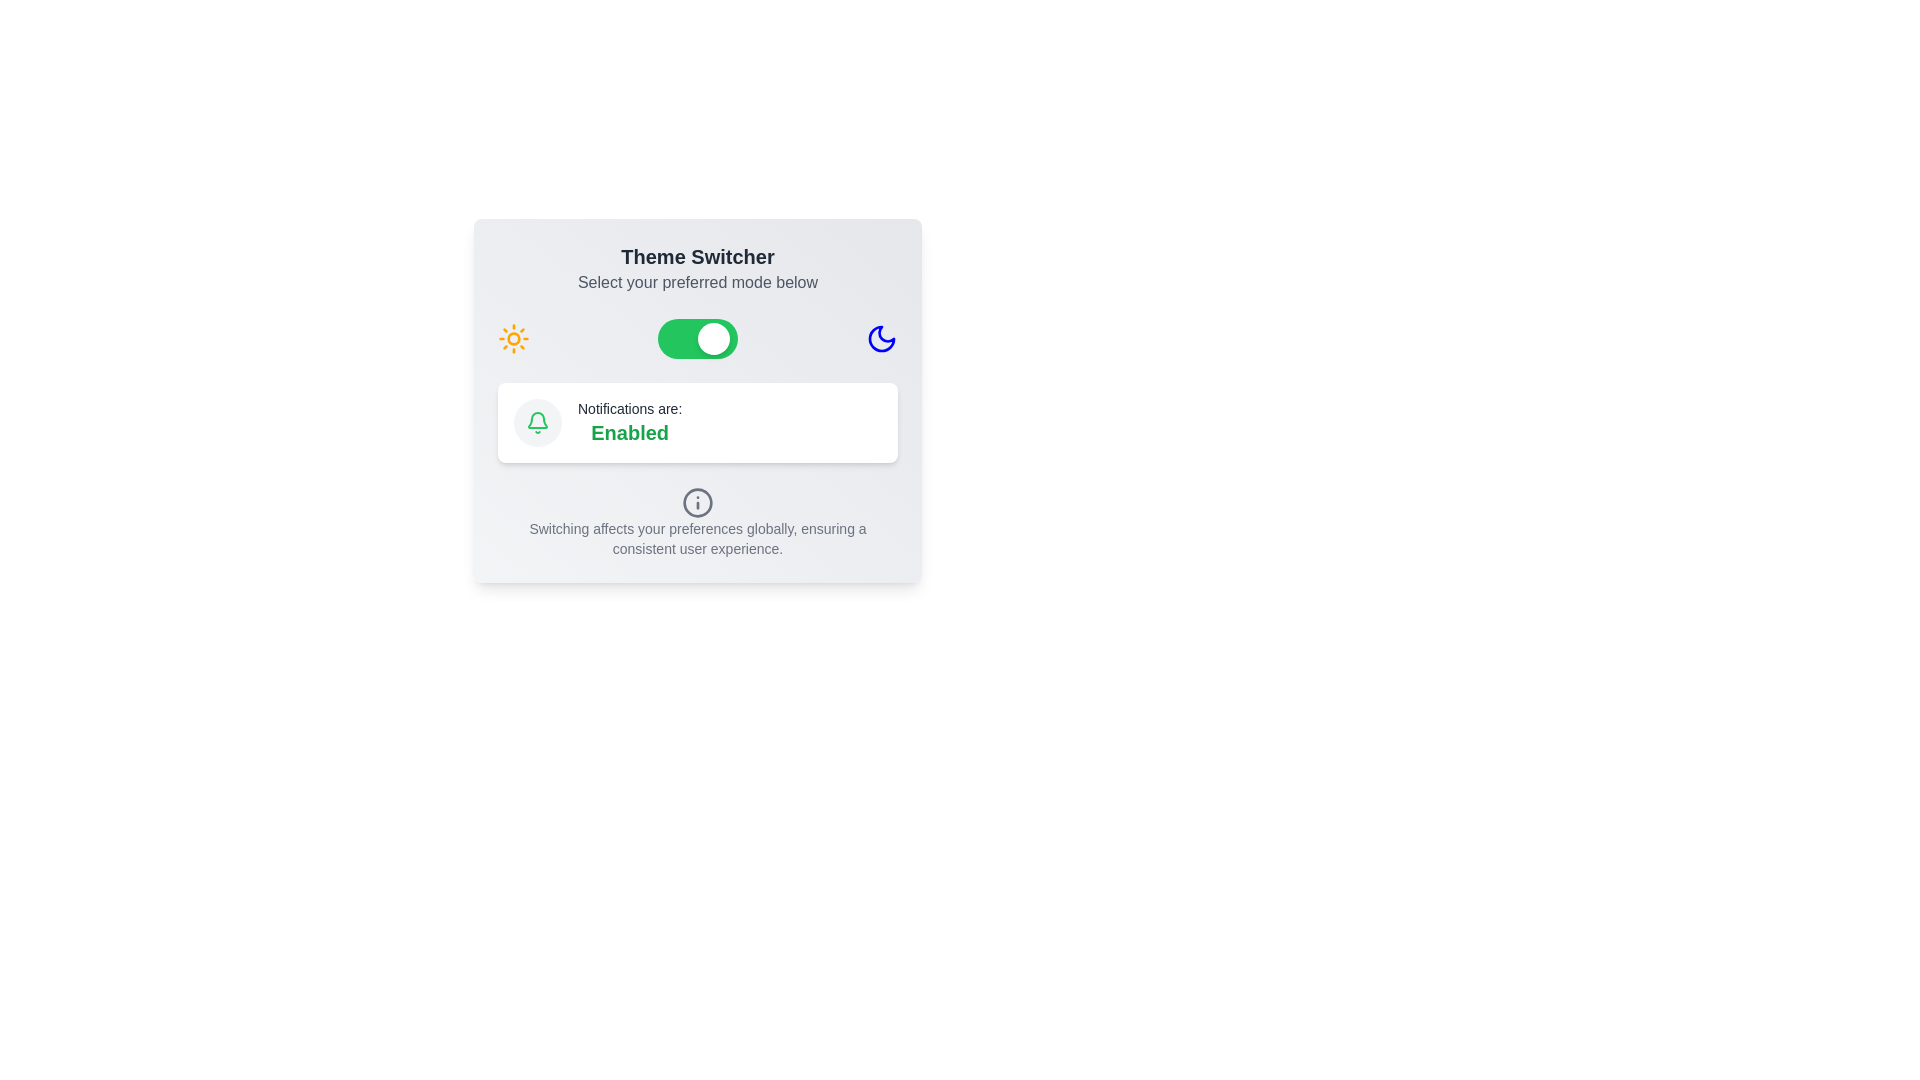  Describe the element at coordinates (697, 338) in the screenshot. I see `the toggle switch for activating or deactivating a feature, located centrally with sun and moon icons` at that location.